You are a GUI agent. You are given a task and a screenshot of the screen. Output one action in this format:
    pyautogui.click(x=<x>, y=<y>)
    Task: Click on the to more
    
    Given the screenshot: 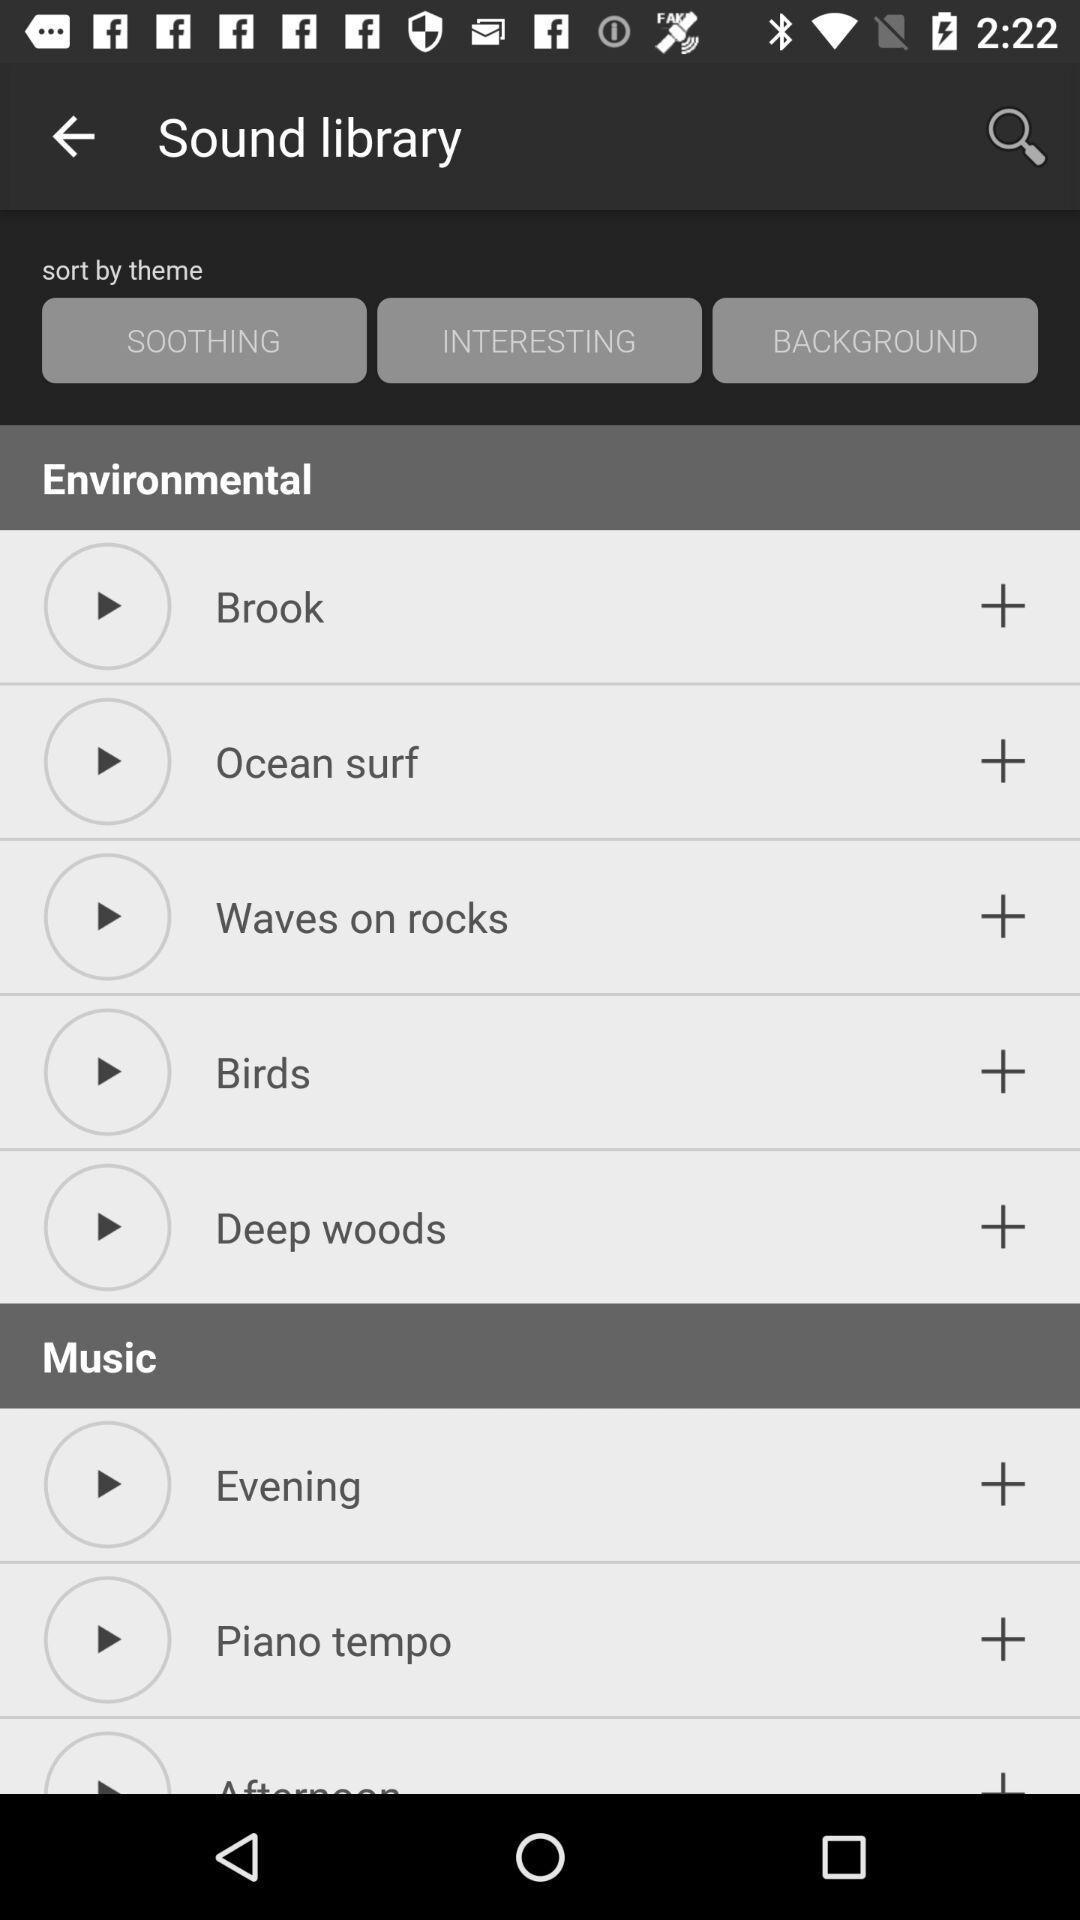 What is the action you would take?
    pyautogui.click(x=1003, y=1226)
    